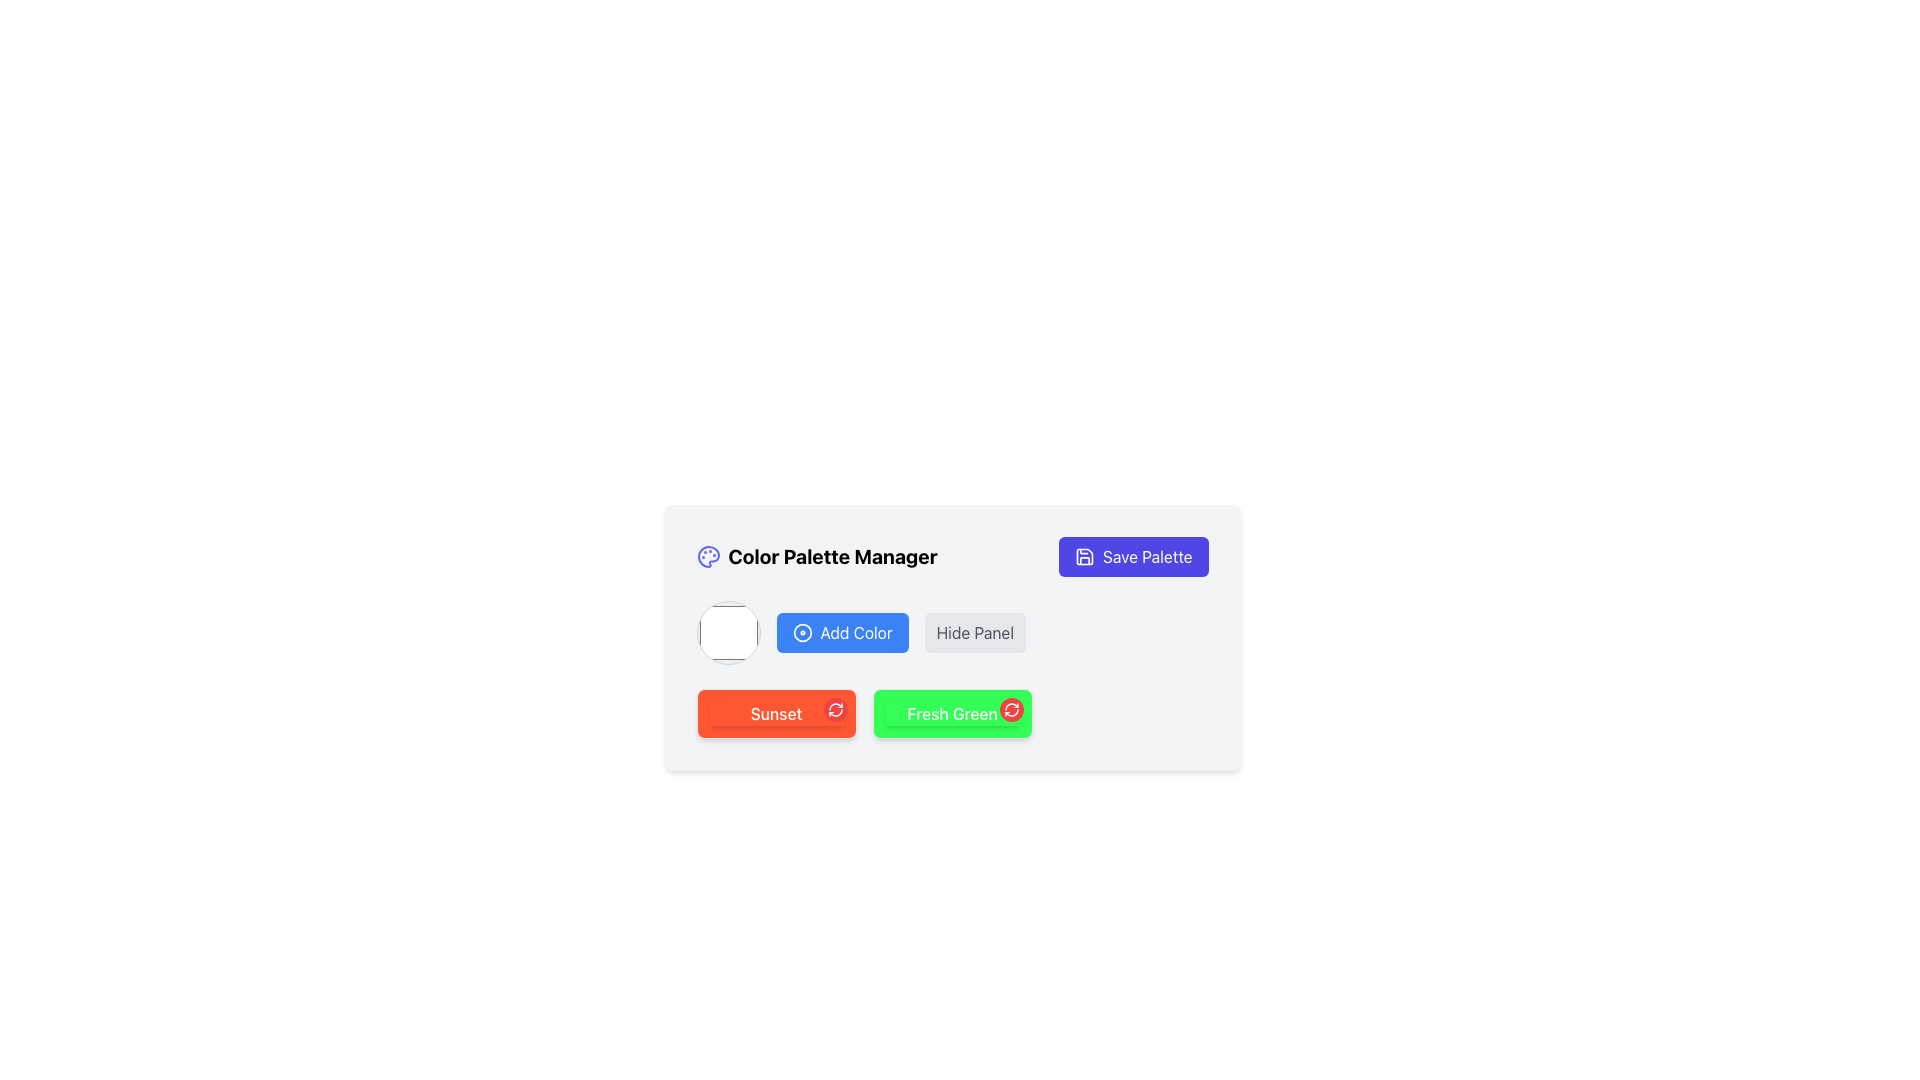 The image size is (1920, 1080). I want to click on the circular color picker in the Color Palette Manager to select or modify a color, so click(951, 632).